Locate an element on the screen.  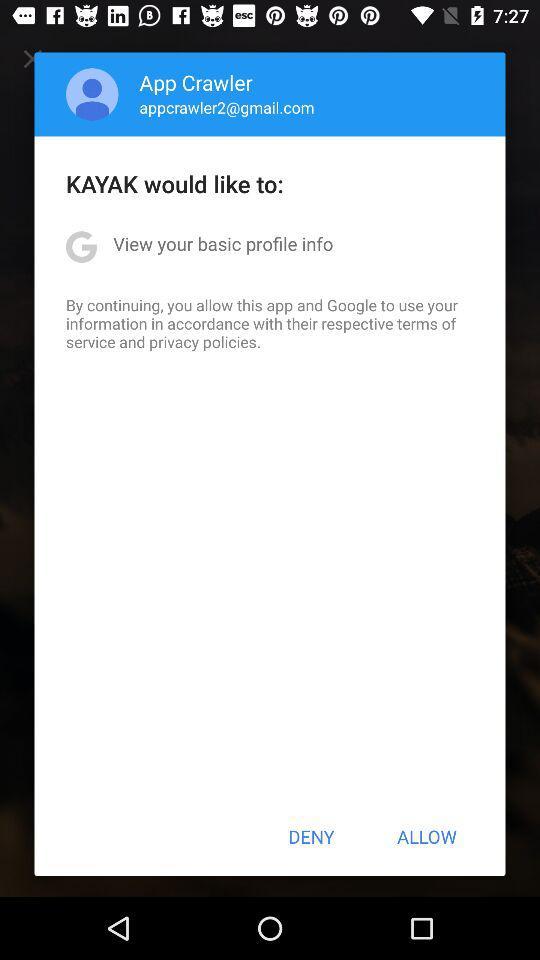
the deny at the bottom is located at coordinates (311, 836).